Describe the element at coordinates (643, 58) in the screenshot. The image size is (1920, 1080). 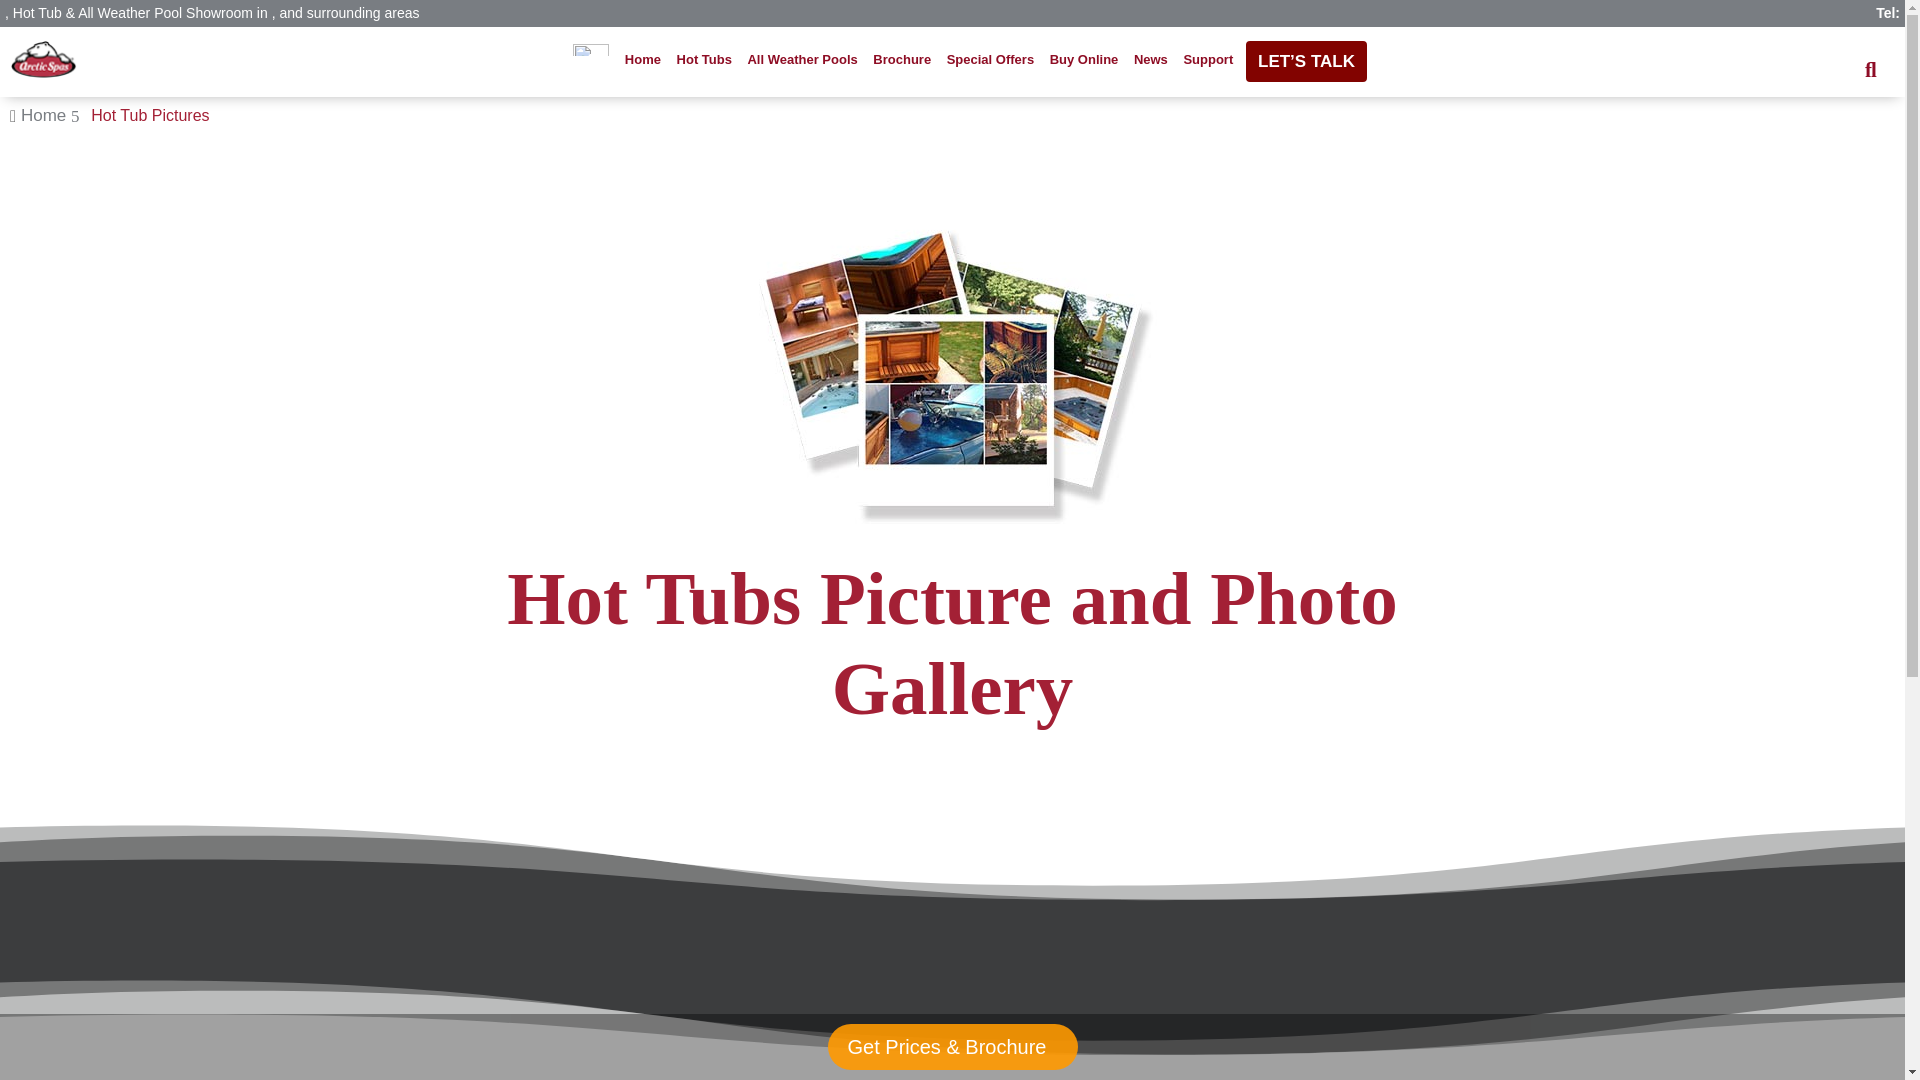
I see `'Home'` at that location.